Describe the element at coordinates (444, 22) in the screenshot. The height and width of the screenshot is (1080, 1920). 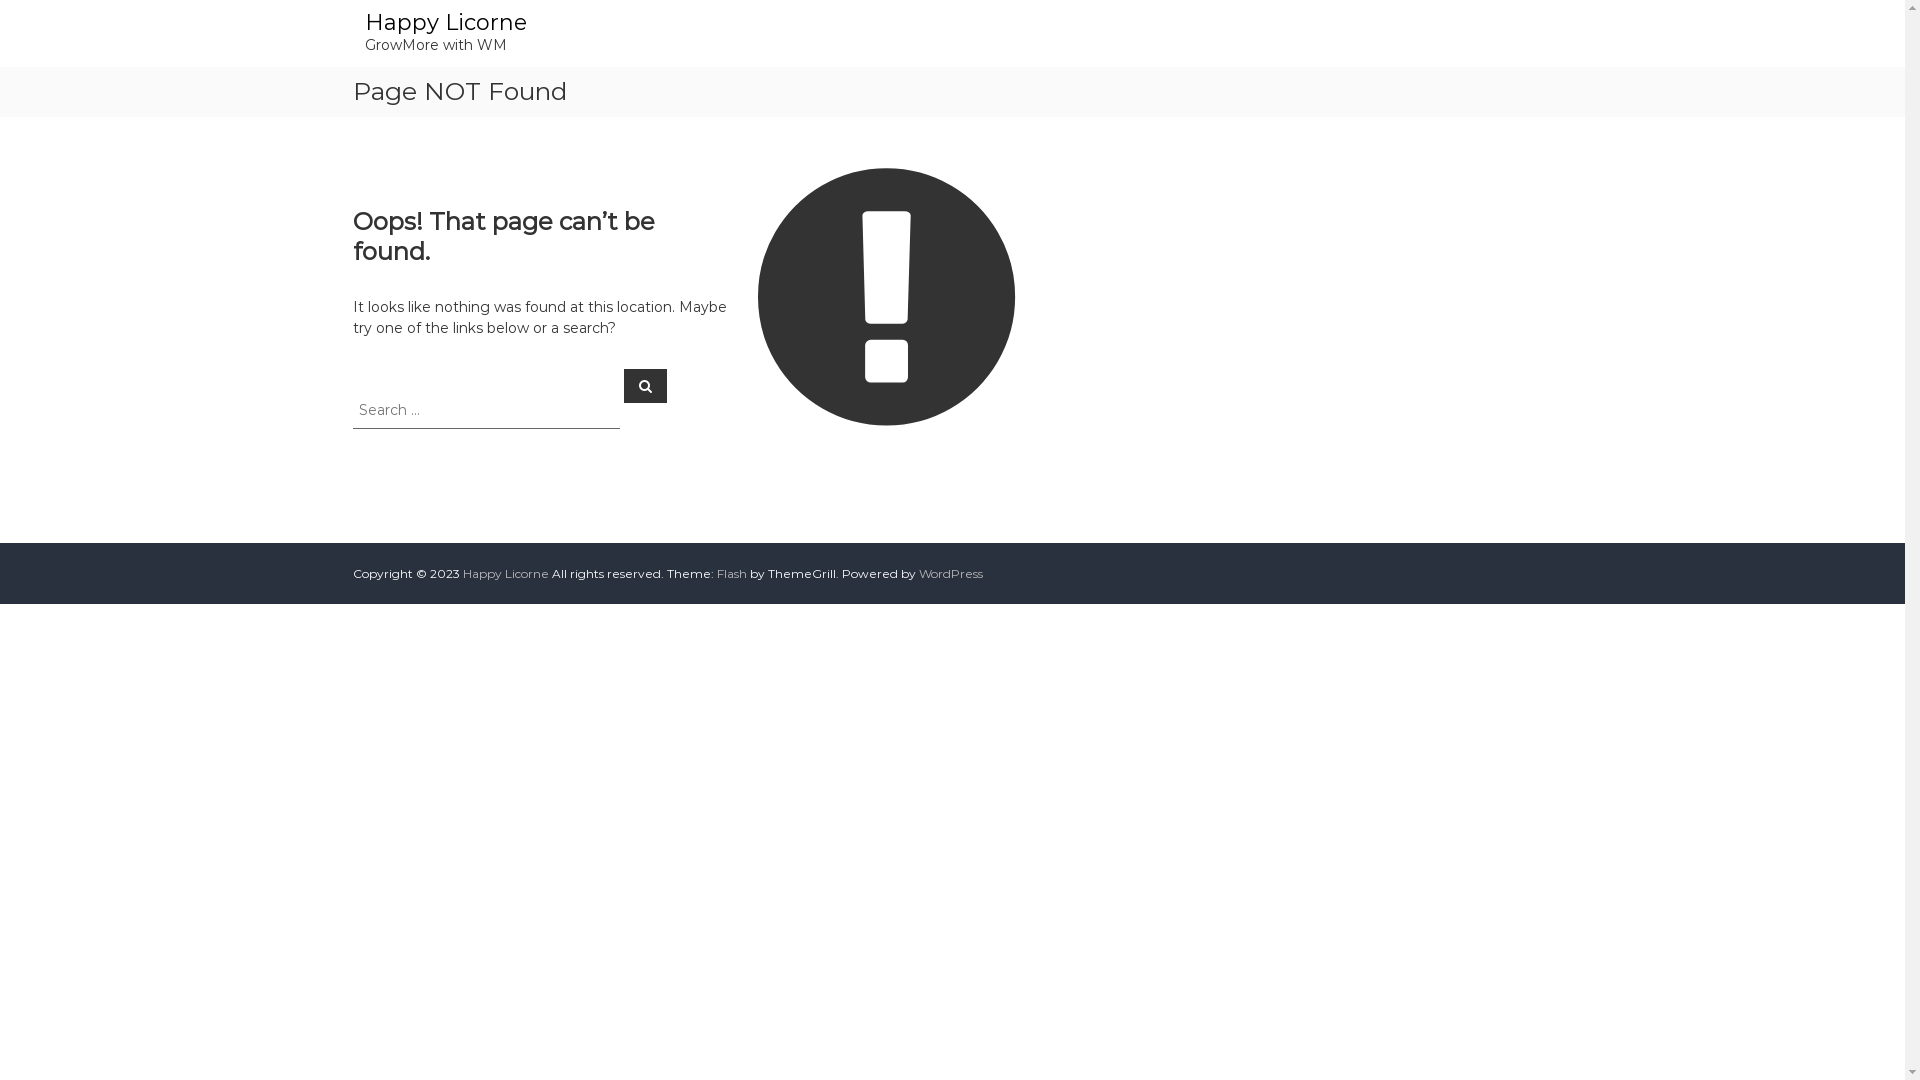
I see `'Happy Licorne'` at that location.